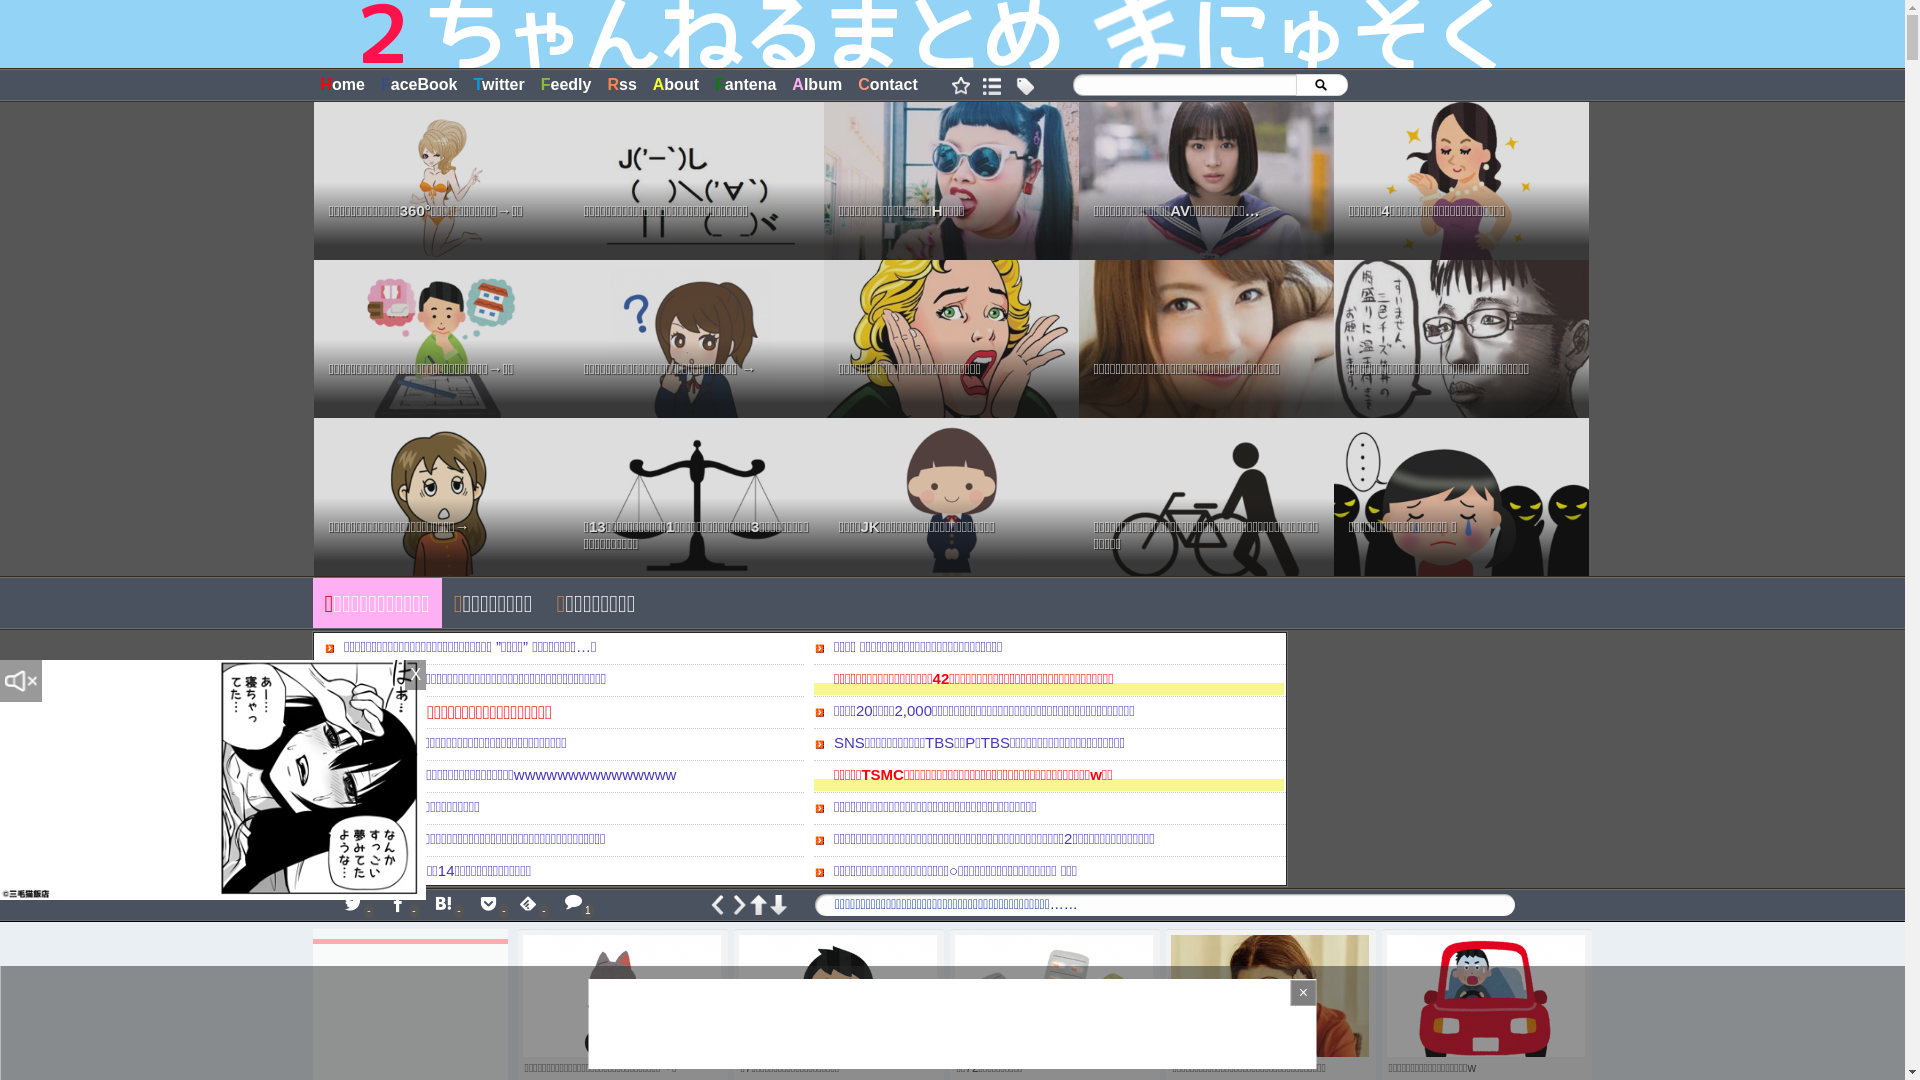 The image size is (1920, 1080). I want to click on '1', so click(574, 903).